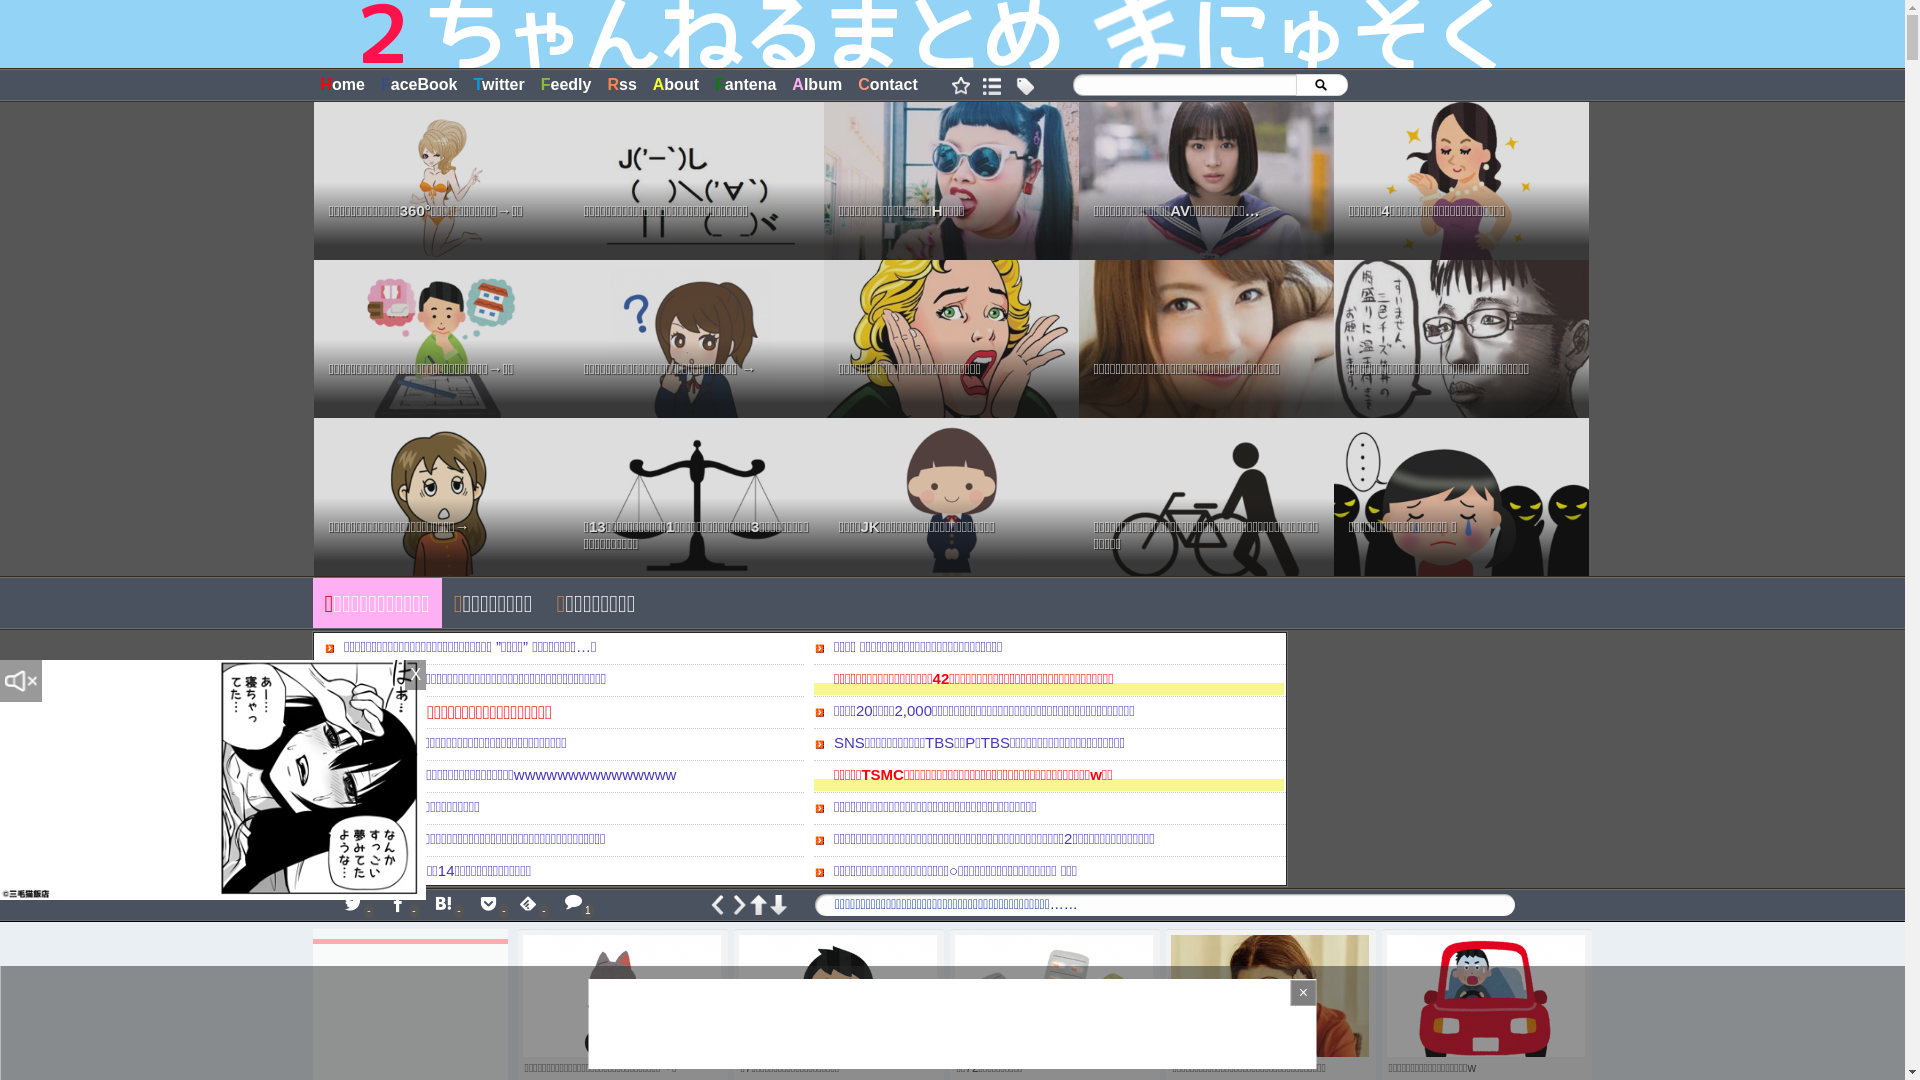 The image size is (1920, 1080). I want to click on '1', so click(574, 903).